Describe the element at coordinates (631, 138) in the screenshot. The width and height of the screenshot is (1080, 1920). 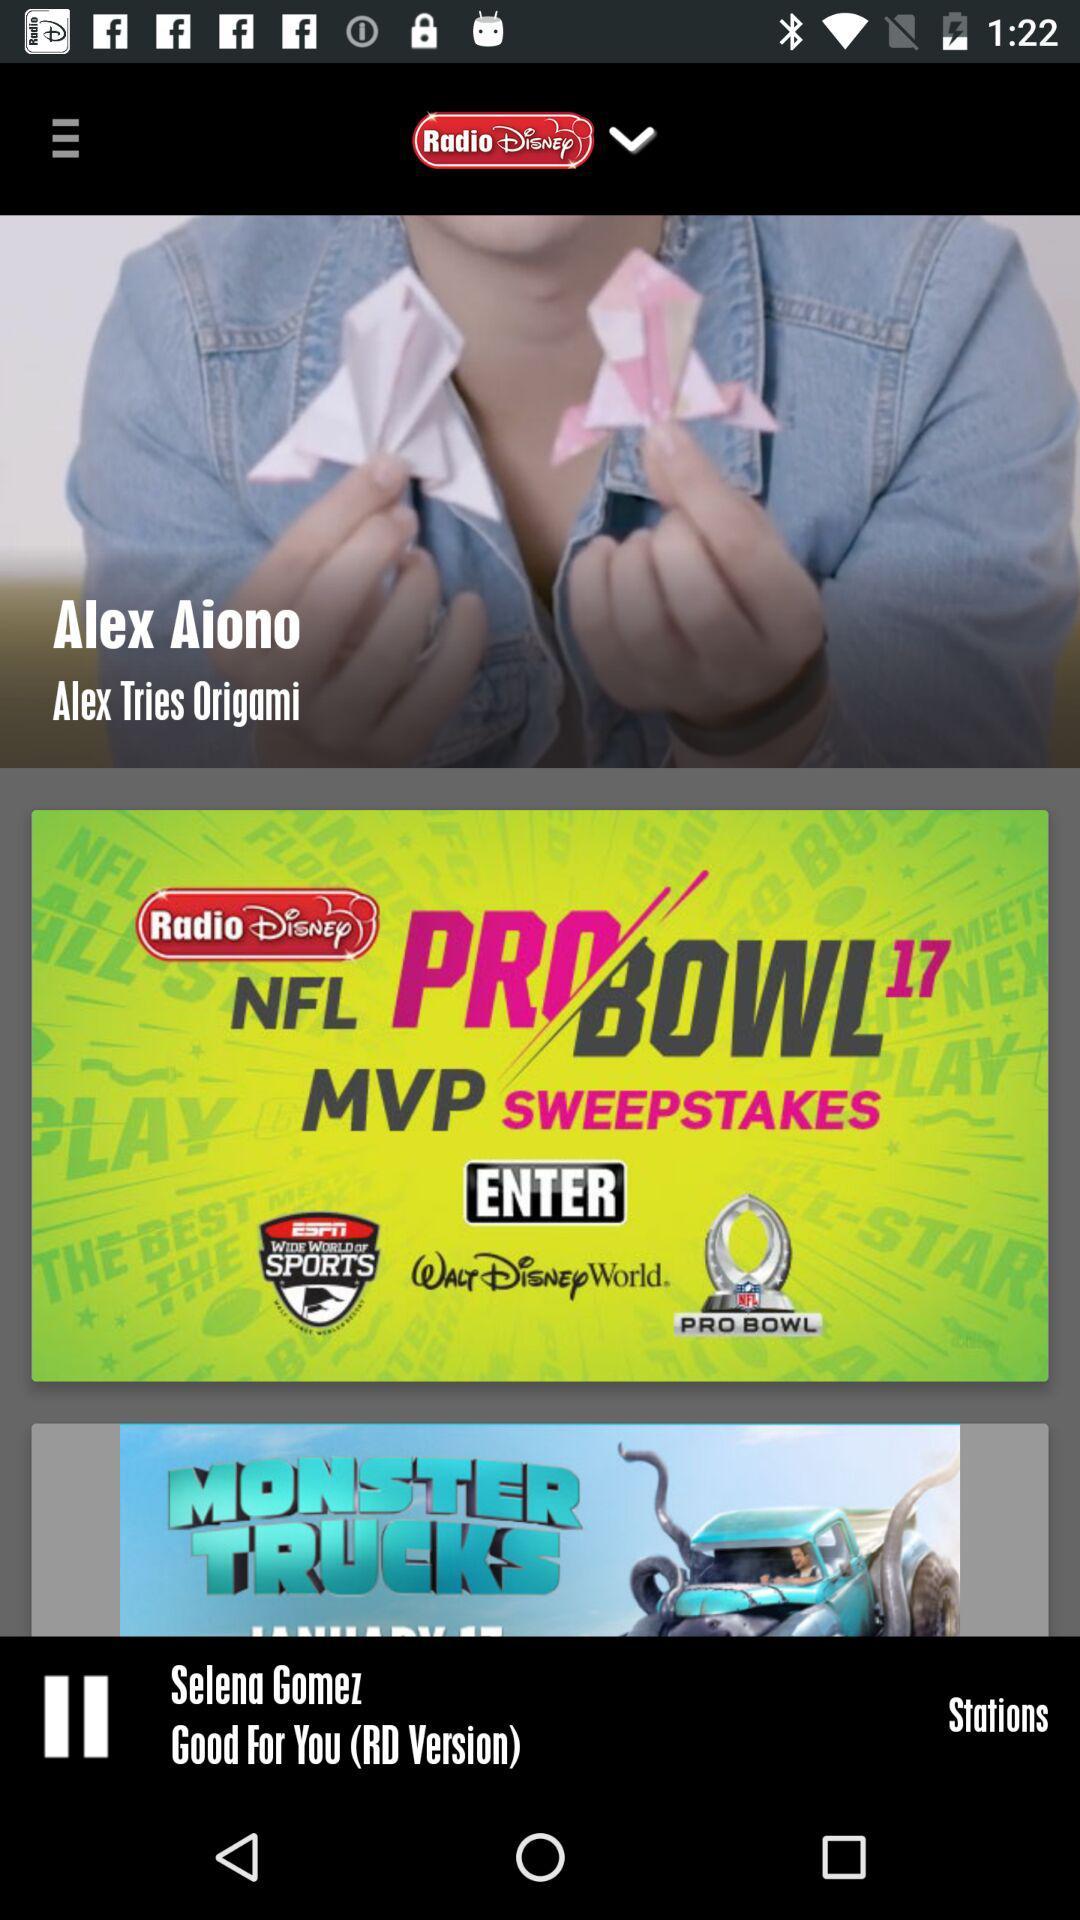
I see `the dropdown button on the top` at that location.